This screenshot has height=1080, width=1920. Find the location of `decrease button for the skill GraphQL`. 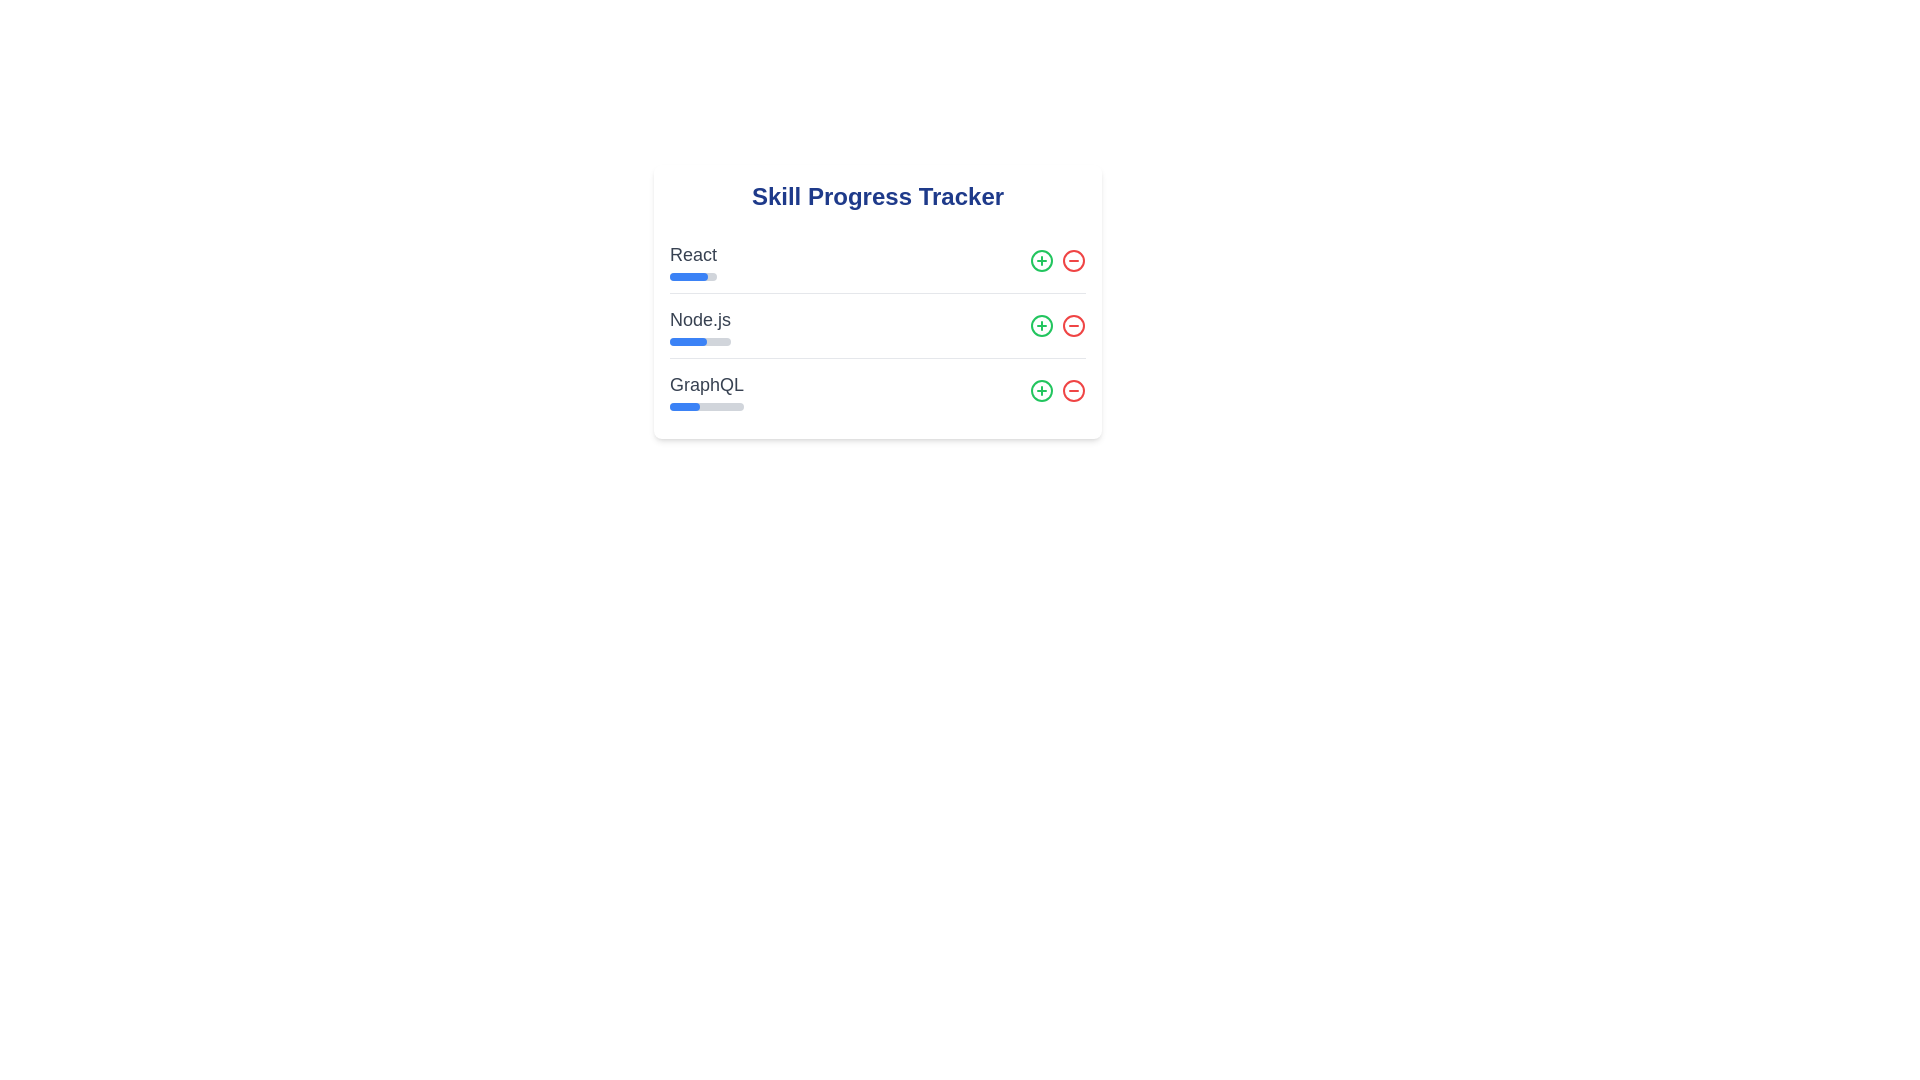

decrease button for the skill GraphQL is located at coordinates (1073, 390).